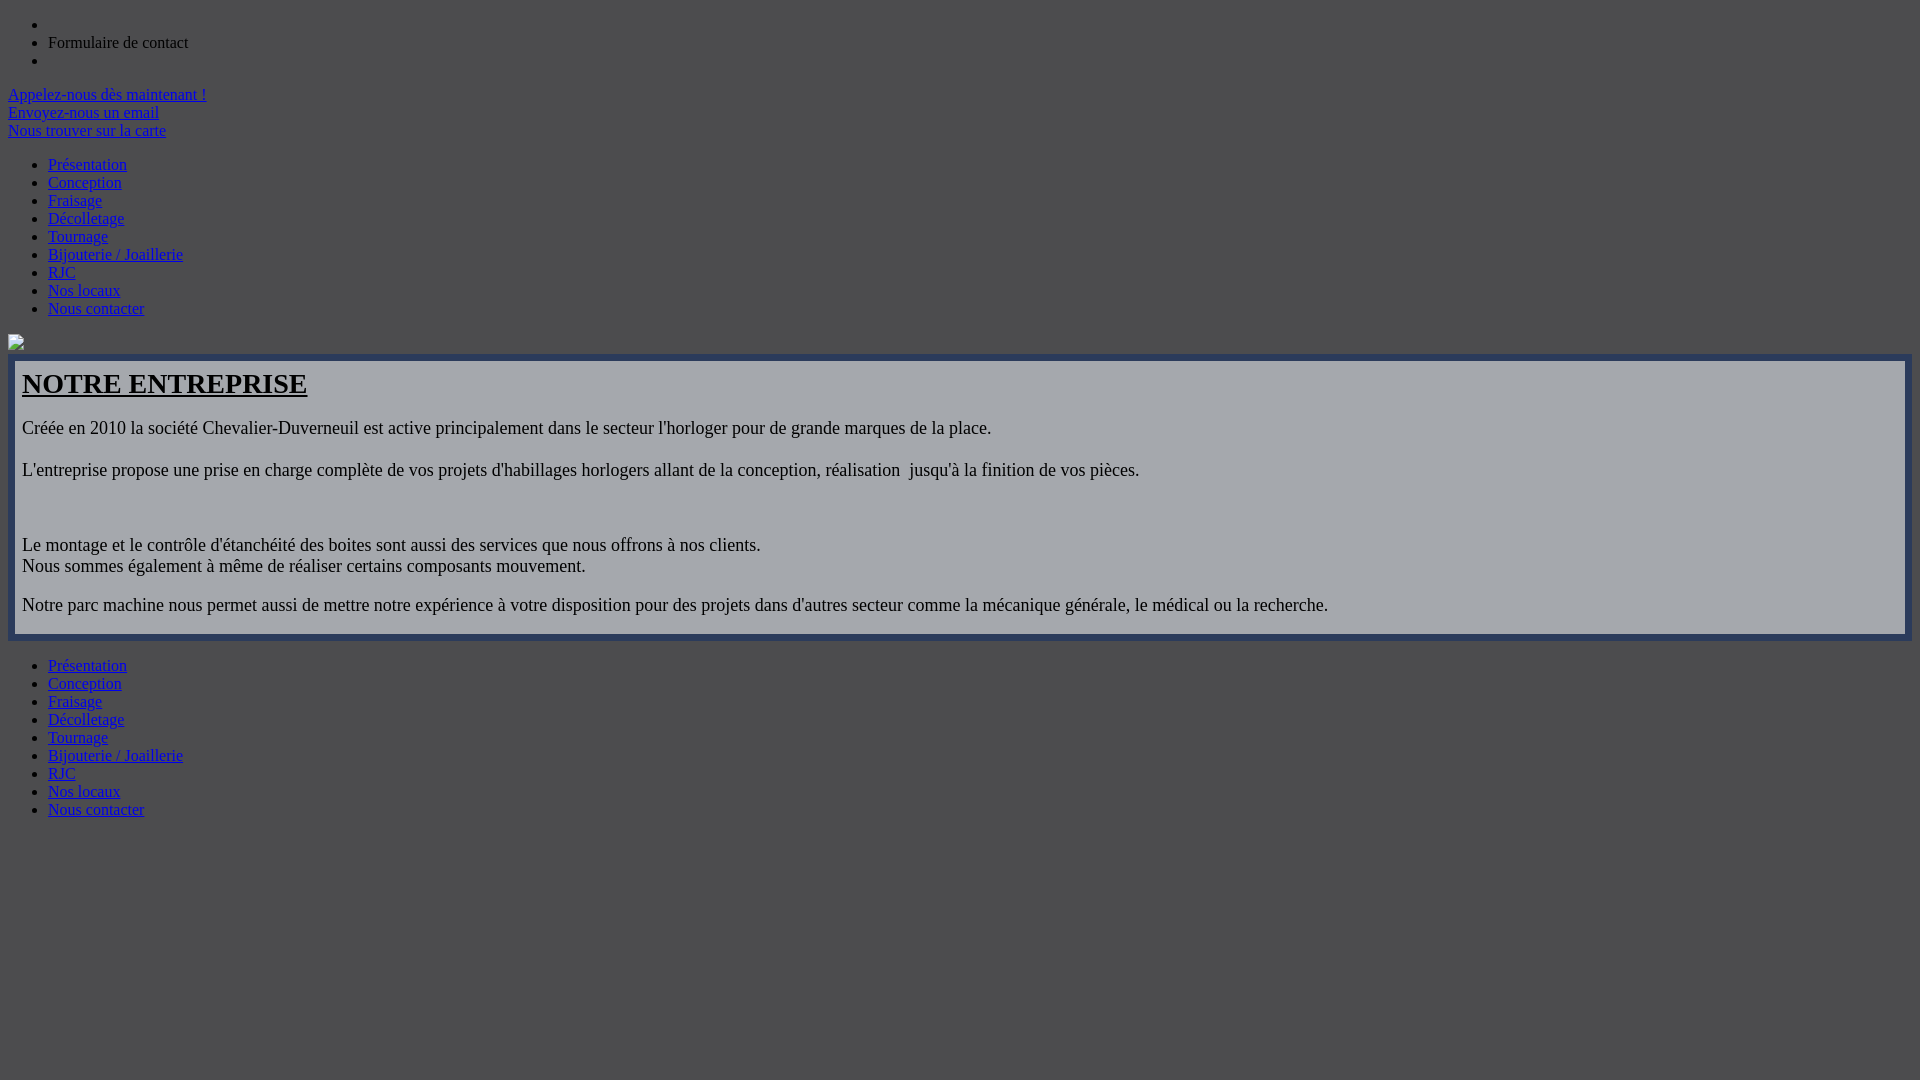 The height and width of the screenshot is (1080, 1920). What do you see at coordinates (77, 737) in the screenshot?
I see `'Tournage'` at bounding box center [77, 737].